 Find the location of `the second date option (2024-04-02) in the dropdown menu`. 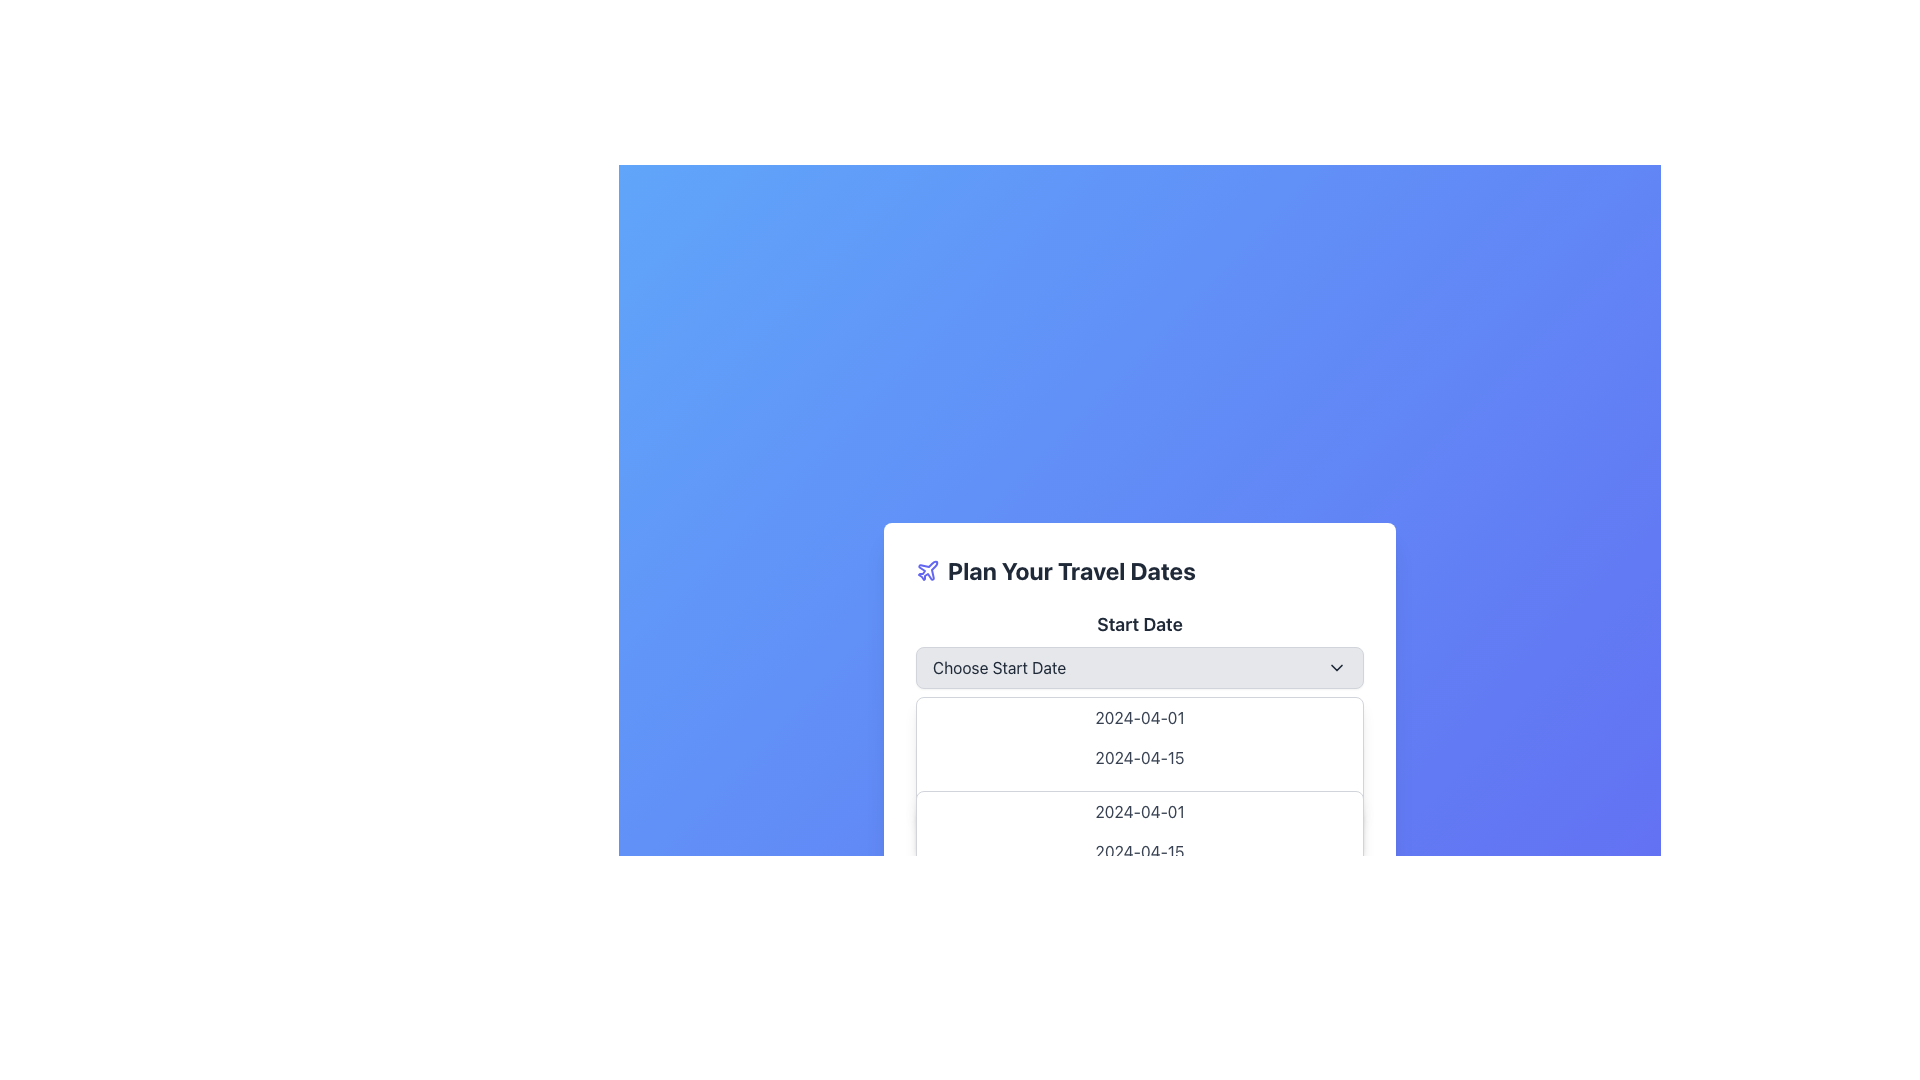

the second date option (2024-04-02) in the dropdown menu is located at coordinates (1140, 758).